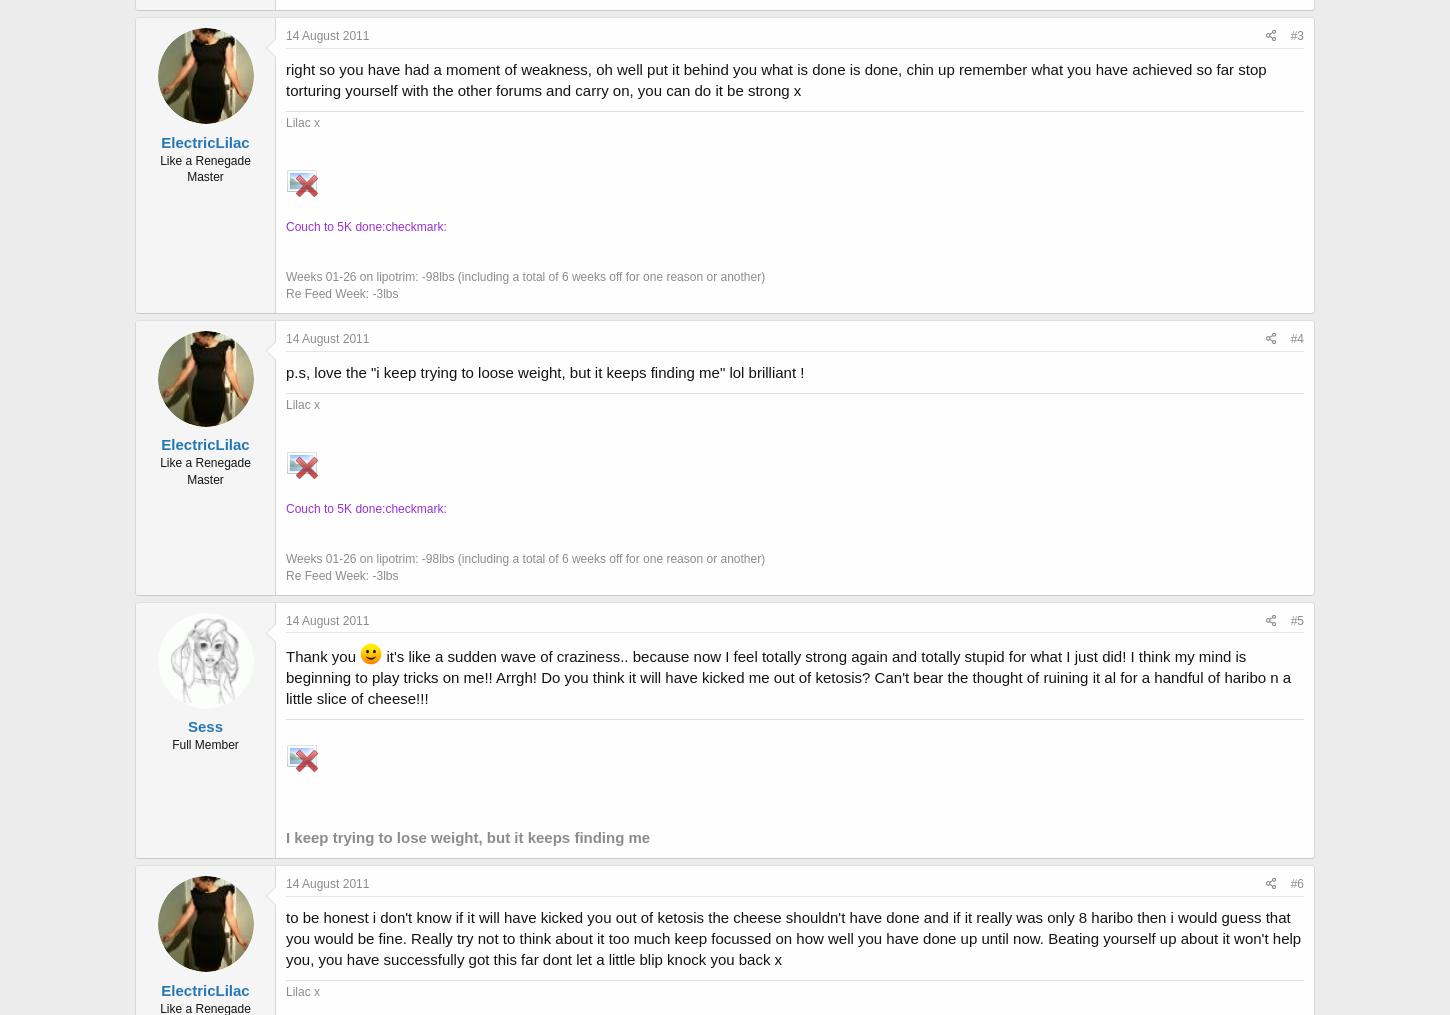  I want to click on '#5', so click(1297, 618).